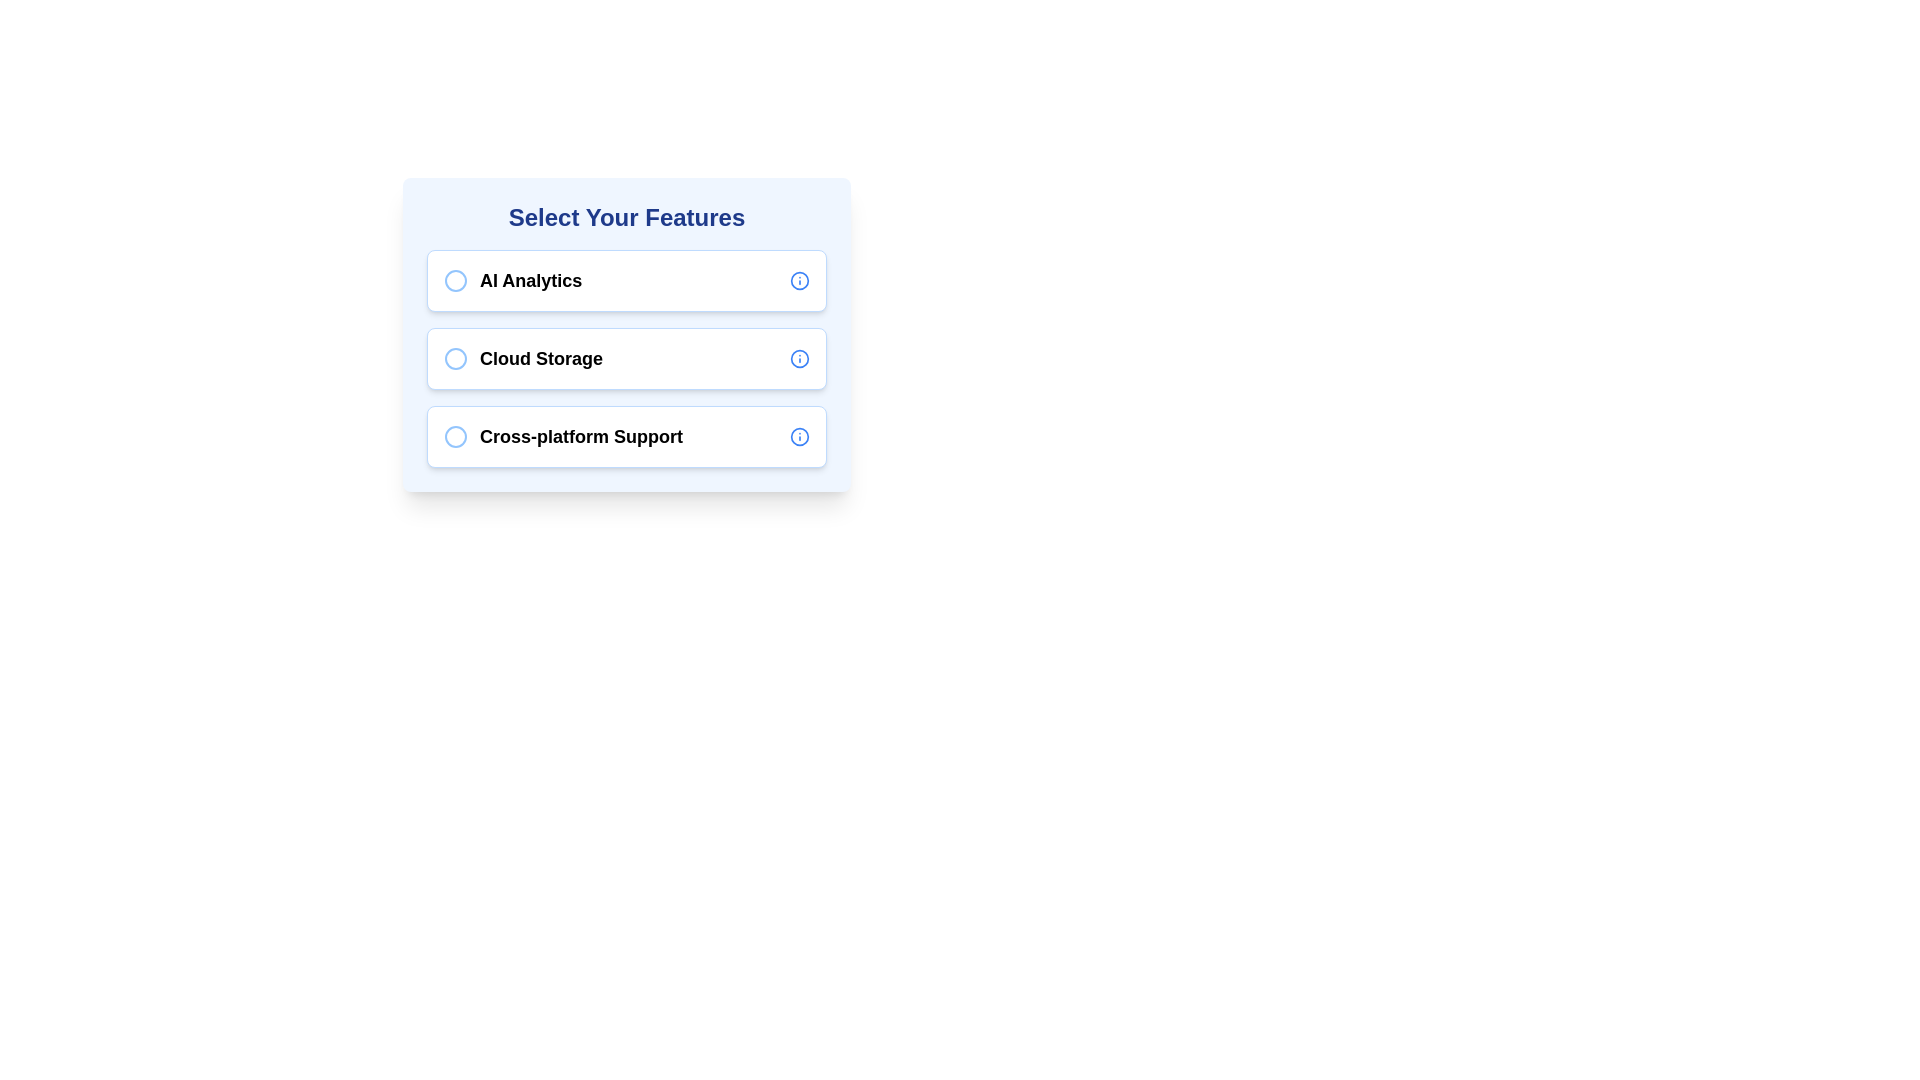 This screenshot has width=1920, height=1080. I want to click on the blue information icon next to the 'Cross-platform Support' label, so click(800, 435).